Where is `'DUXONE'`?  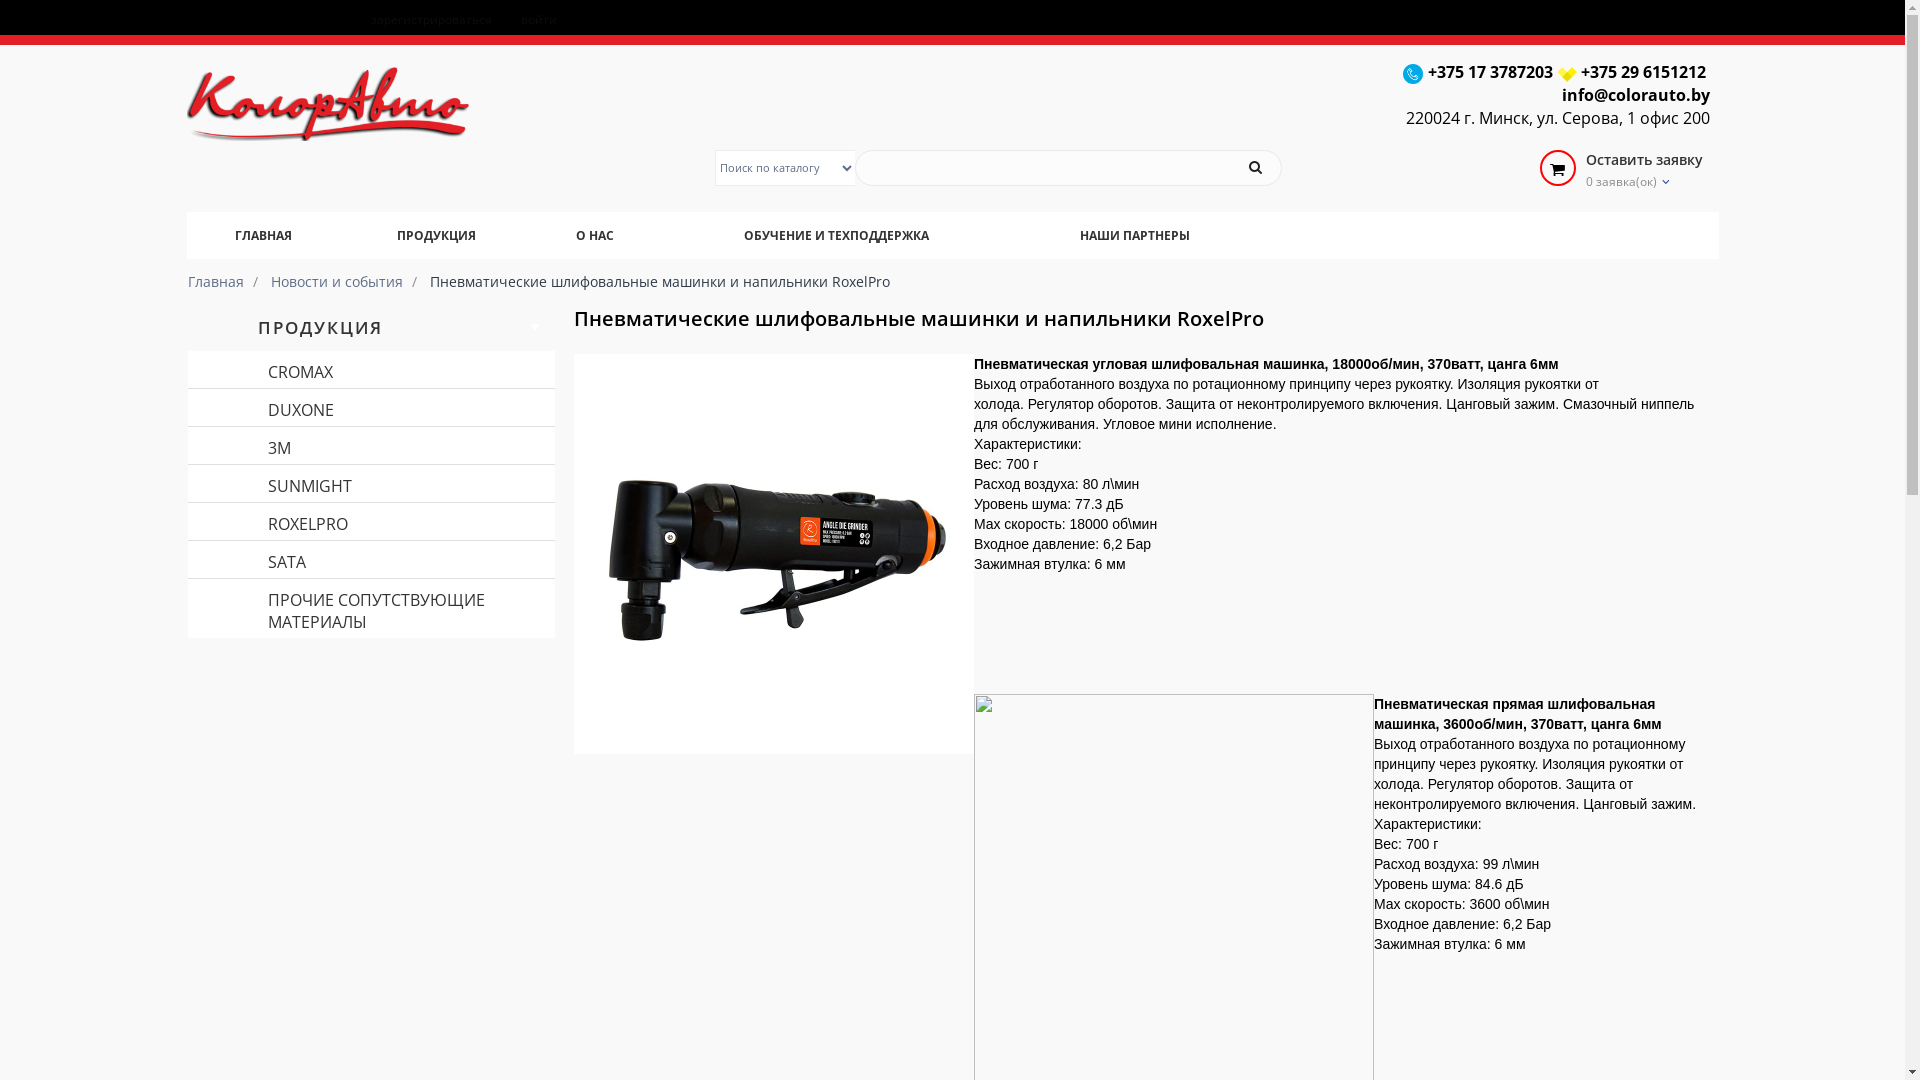
'DUXONE' is located at coordinates (187, 407).